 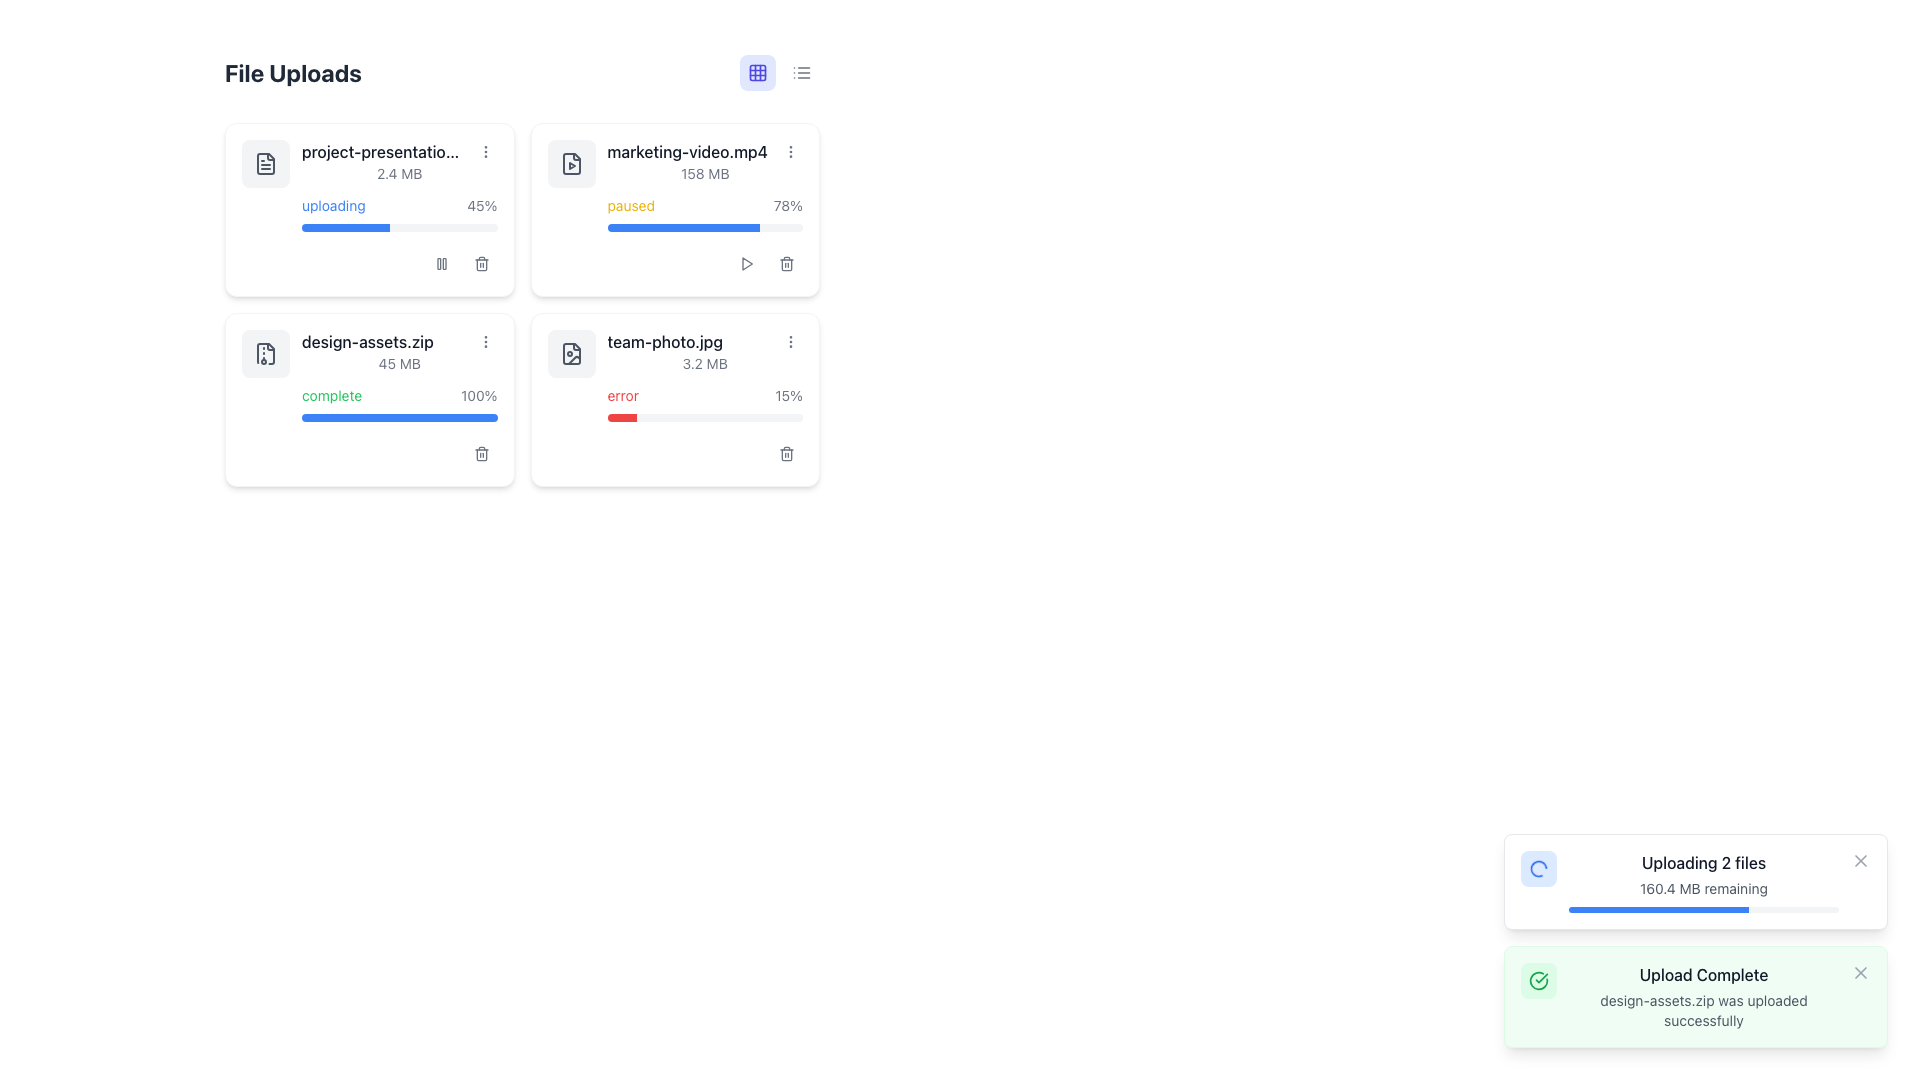 What do you see at coordinates (746, 262) in the screenshot?
I see `the circular icon button located at the top-right section of the card representing the file 'marketing-video.mp4'` at bounding box center [746, 262].